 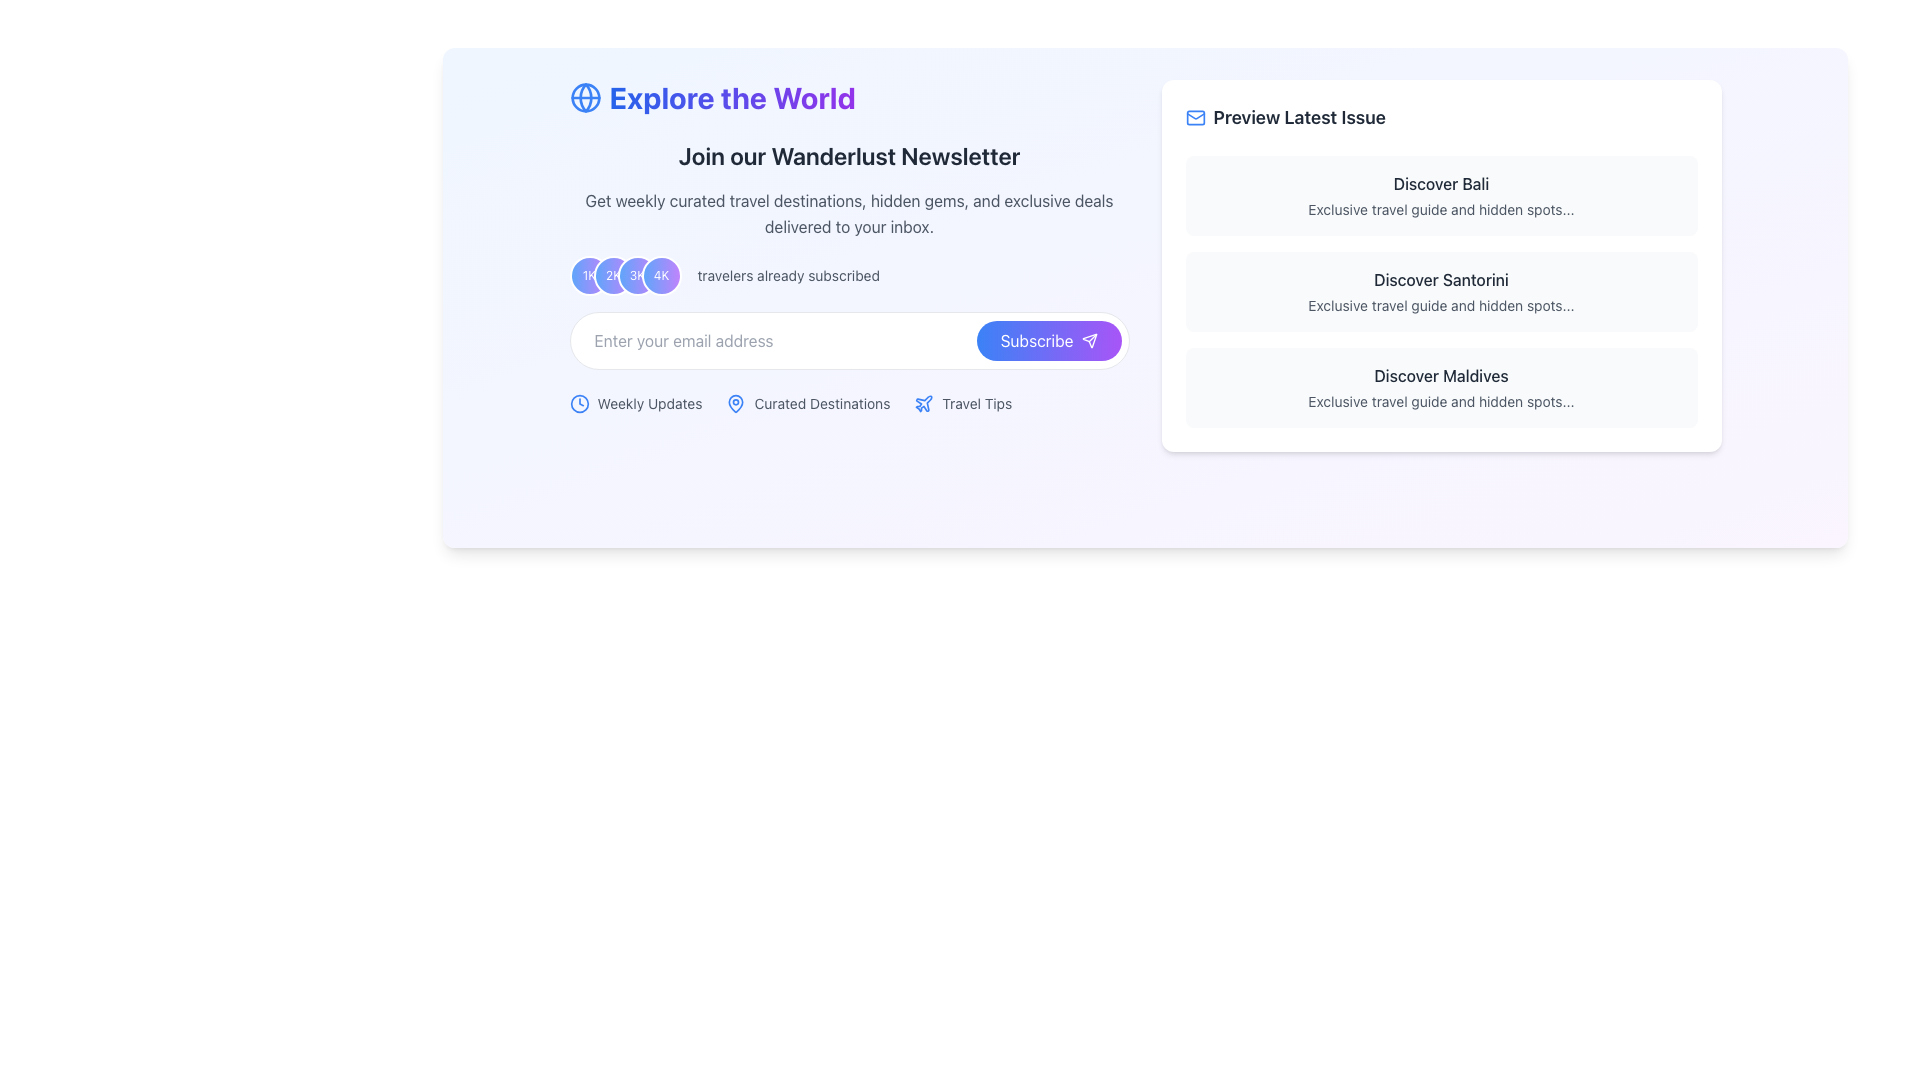 What do you see at coordinates (588, 276) in the screenshot?
I see `the first badge in the group of four badges, which serves as a visual indicator related to the newsletter or subscribers` at bounding box center [588, 276].